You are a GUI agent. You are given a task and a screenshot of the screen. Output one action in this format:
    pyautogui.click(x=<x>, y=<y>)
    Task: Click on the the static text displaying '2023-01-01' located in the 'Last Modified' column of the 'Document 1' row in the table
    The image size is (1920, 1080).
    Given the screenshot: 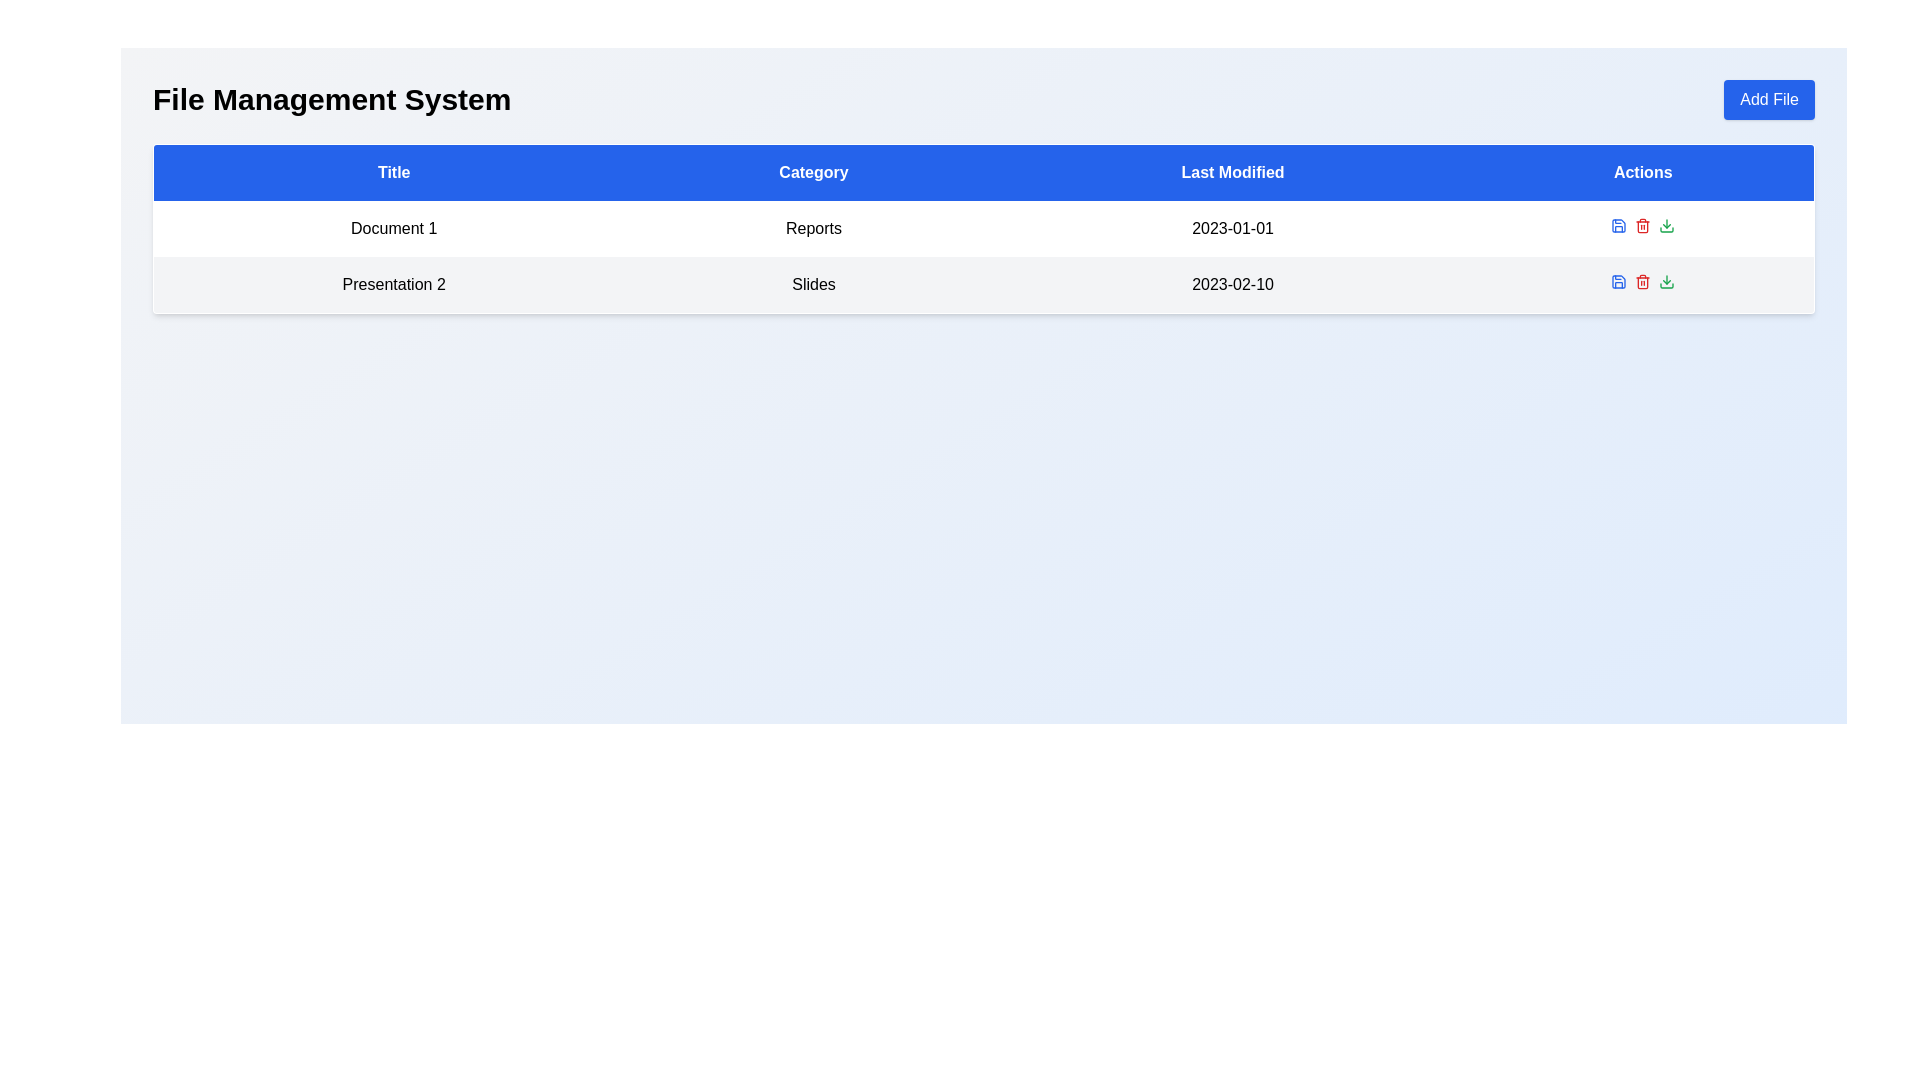 What is the action you would take?
    pyautogui.click(x=1232, y=227)
    